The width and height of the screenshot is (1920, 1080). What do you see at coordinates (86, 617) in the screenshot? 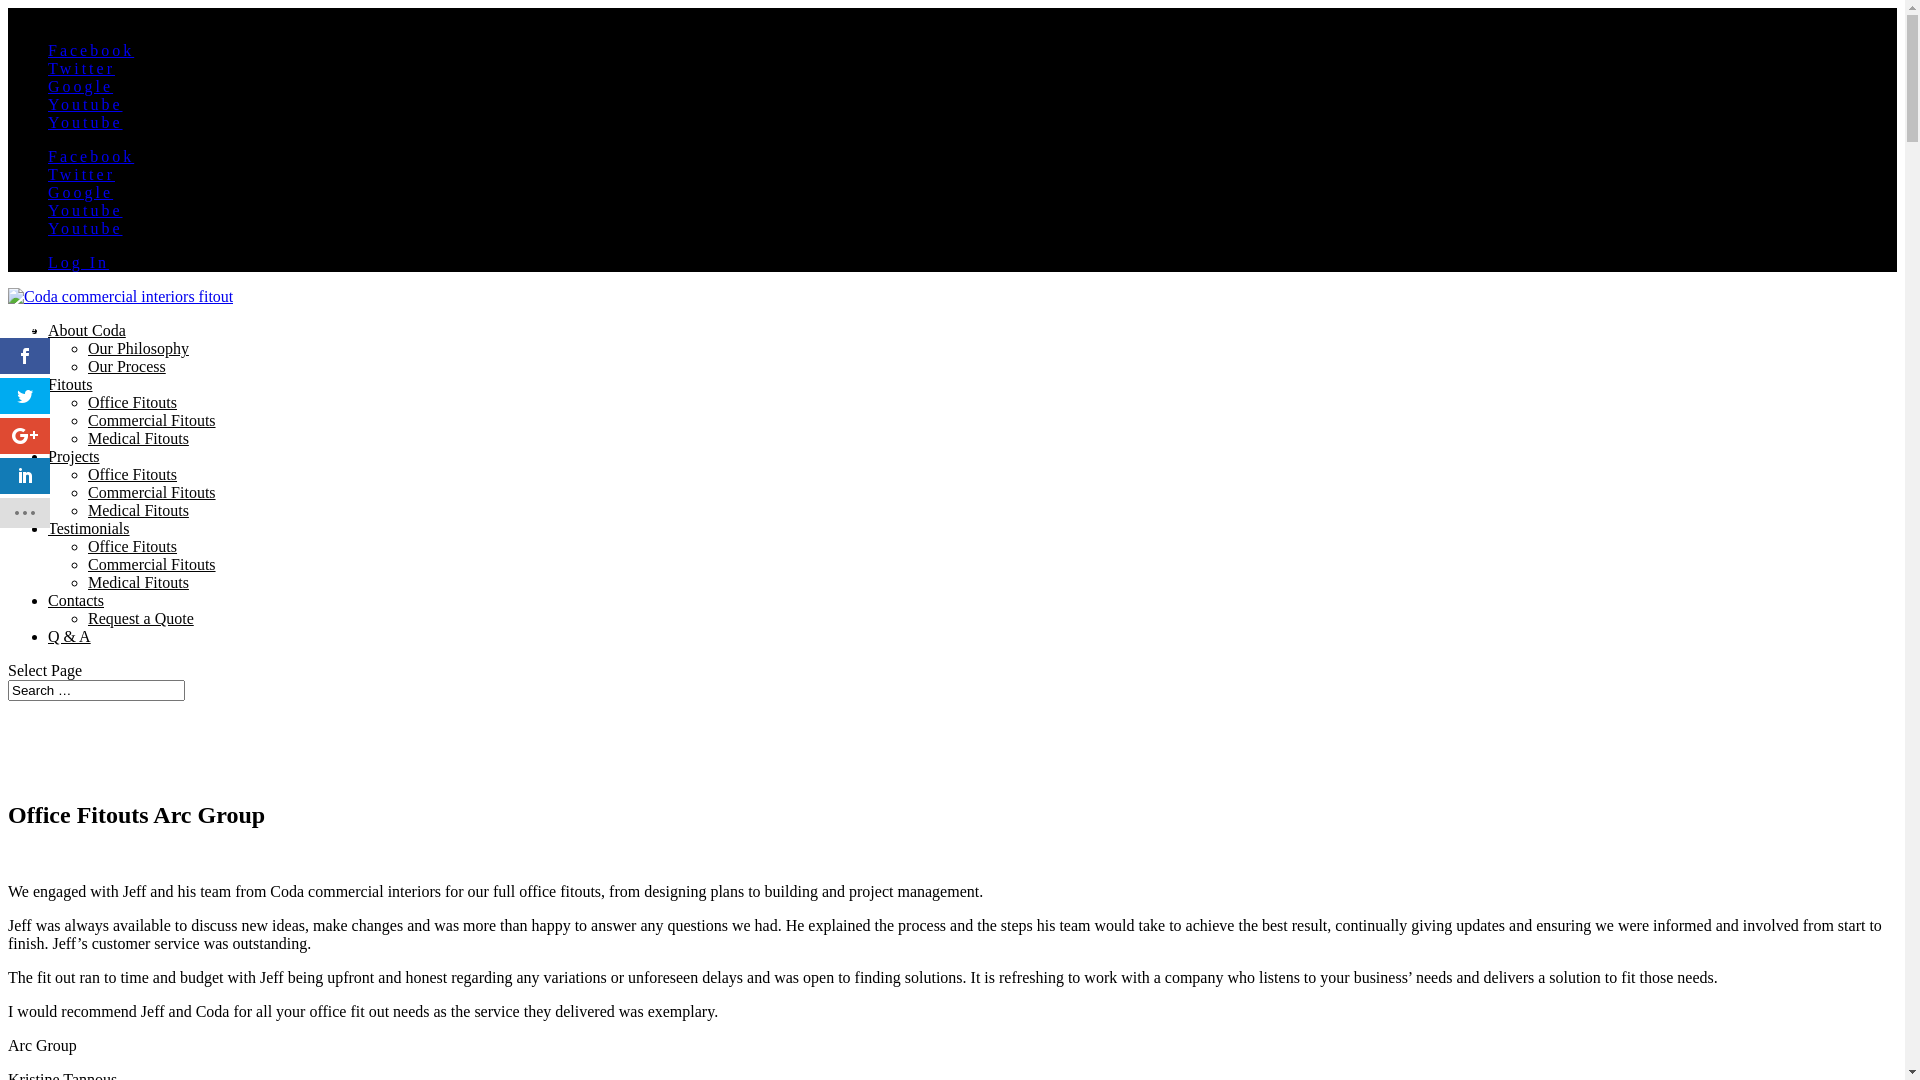
I see `'Request a Quote'` at bounding box center [86, 617].